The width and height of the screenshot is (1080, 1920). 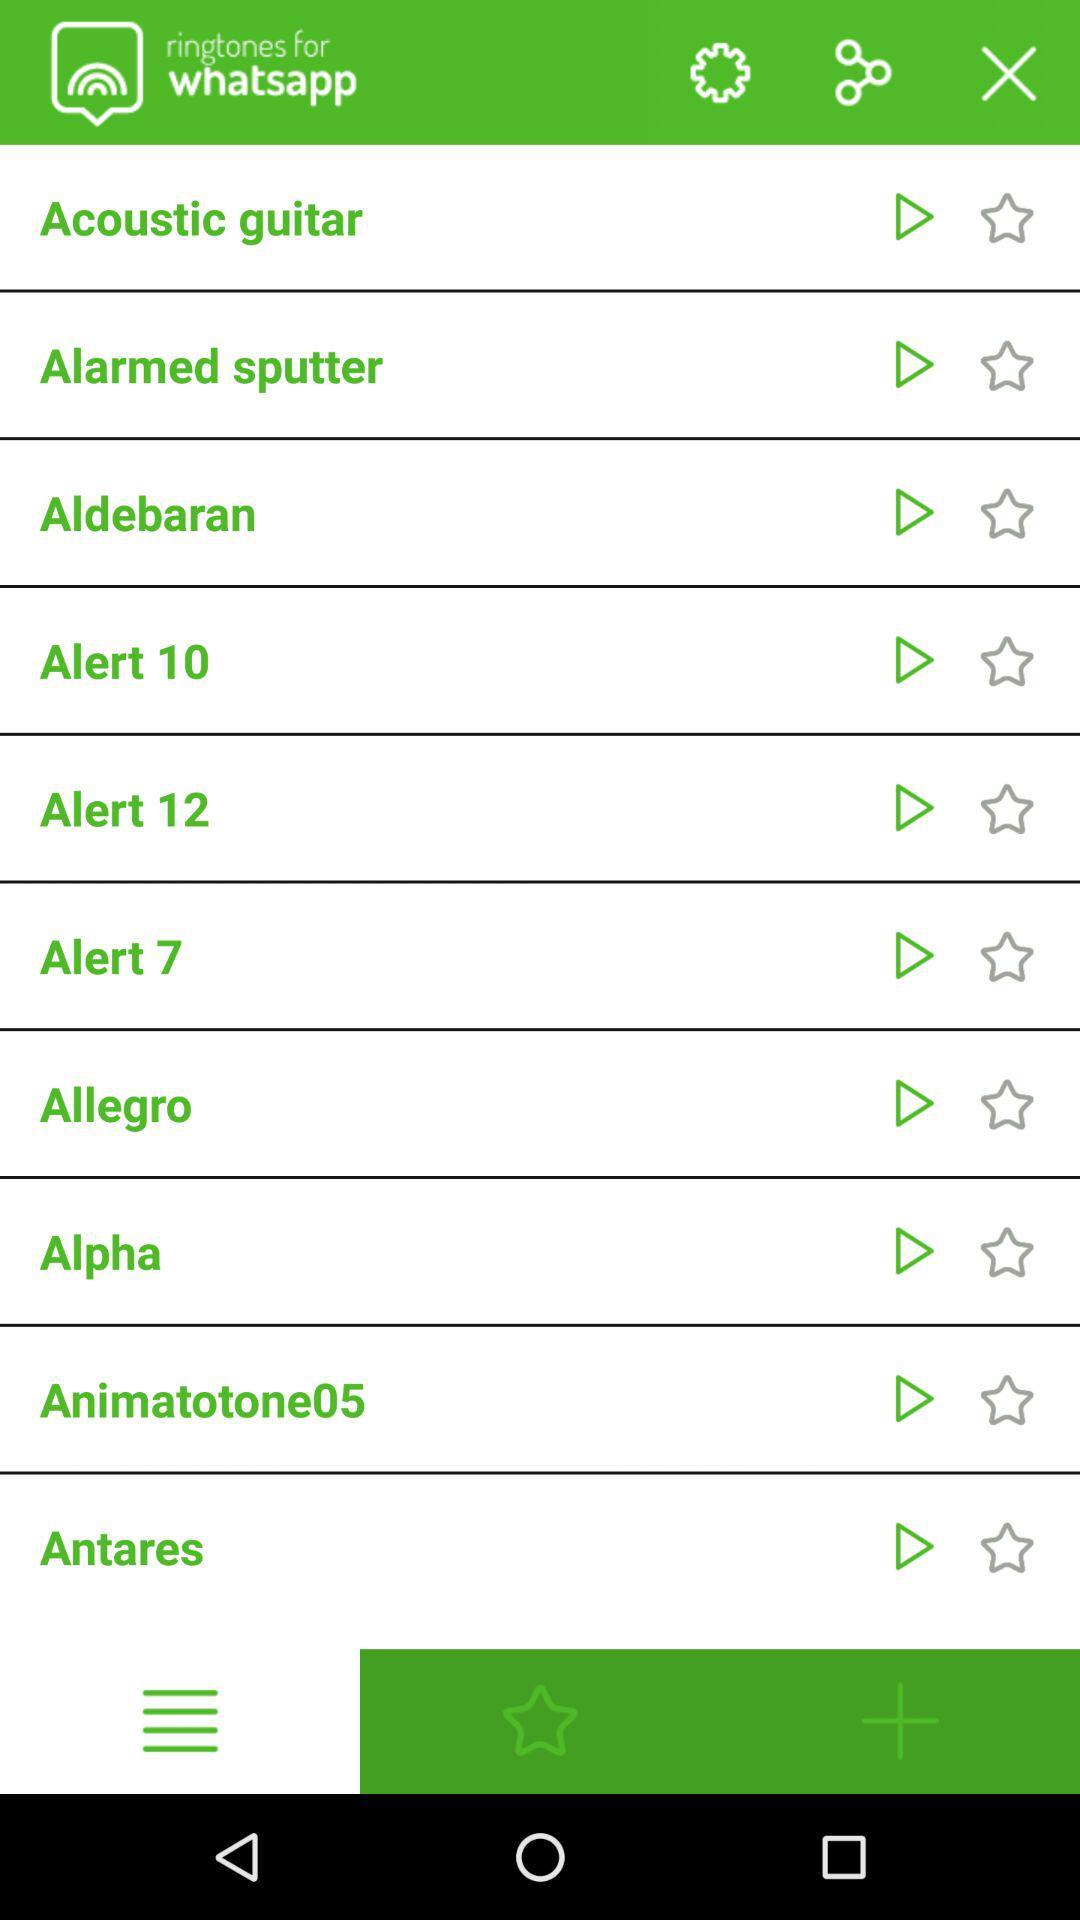 I want to click on allegro app, so click(x=454, y=1102).